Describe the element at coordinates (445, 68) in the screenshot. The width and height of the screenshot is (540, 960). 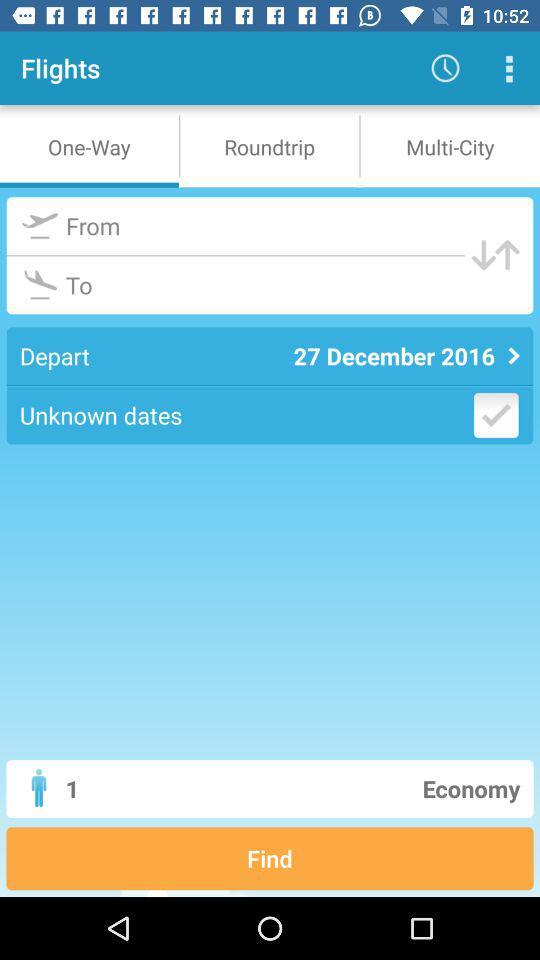
I see `app next to the flights item` at that location.